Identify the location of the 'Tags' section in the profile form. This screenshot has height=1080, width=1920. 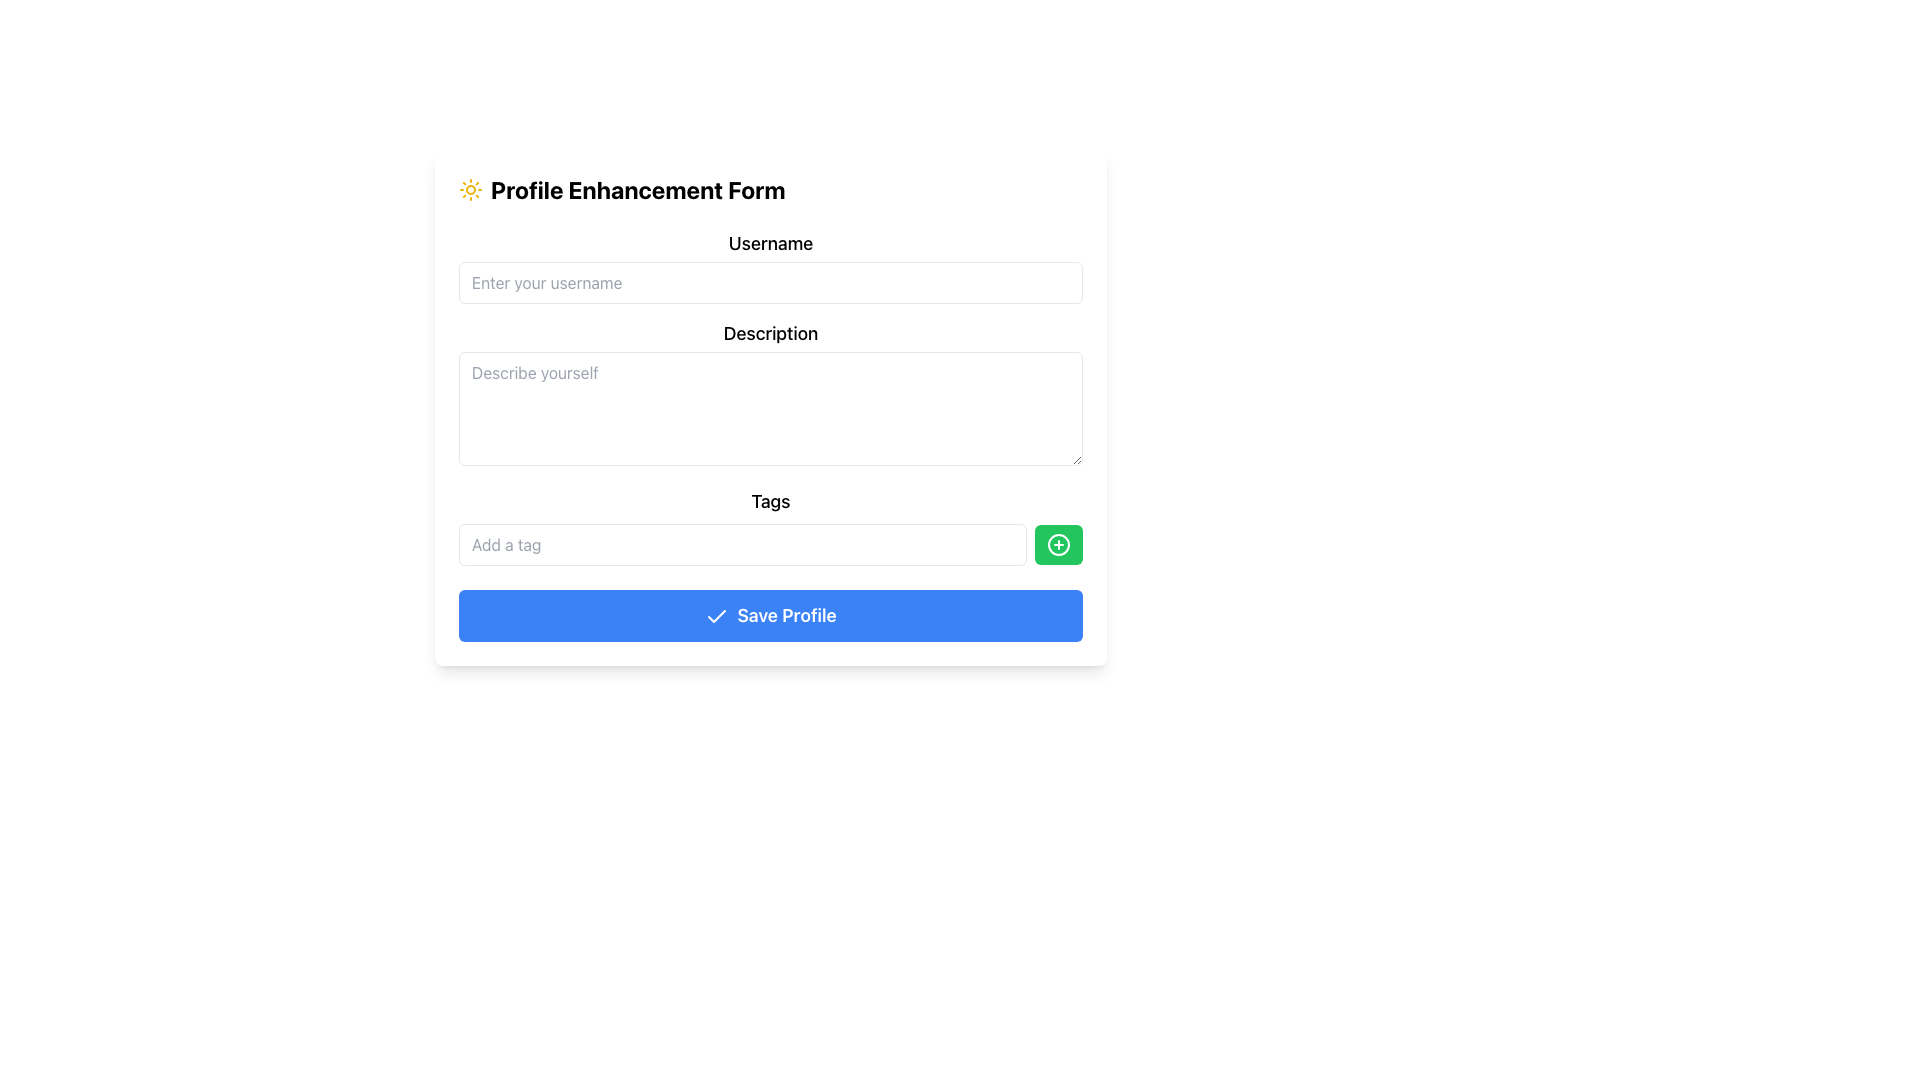
(770, 530).